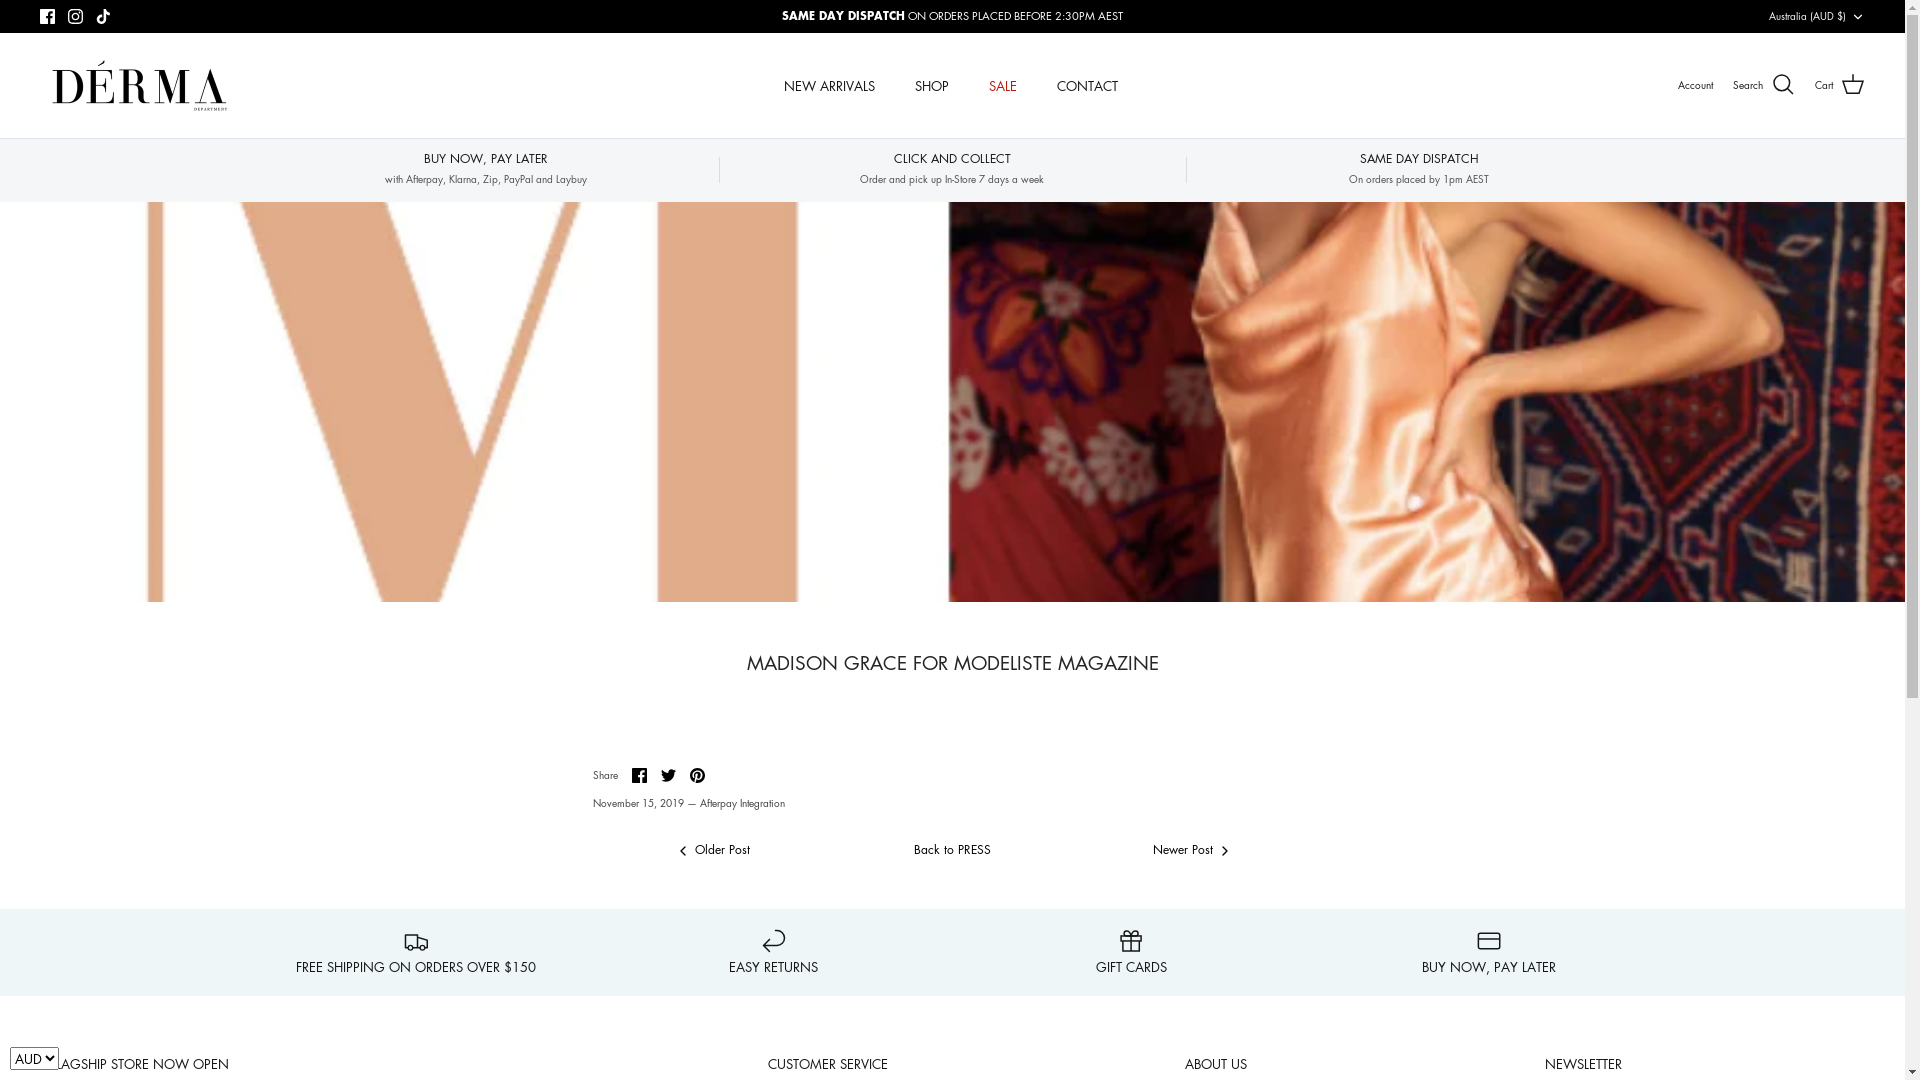  What do you see at coordinates (75, 16) in the screenshot?
I see `'Instagram'` at bounding box center [75, 16].